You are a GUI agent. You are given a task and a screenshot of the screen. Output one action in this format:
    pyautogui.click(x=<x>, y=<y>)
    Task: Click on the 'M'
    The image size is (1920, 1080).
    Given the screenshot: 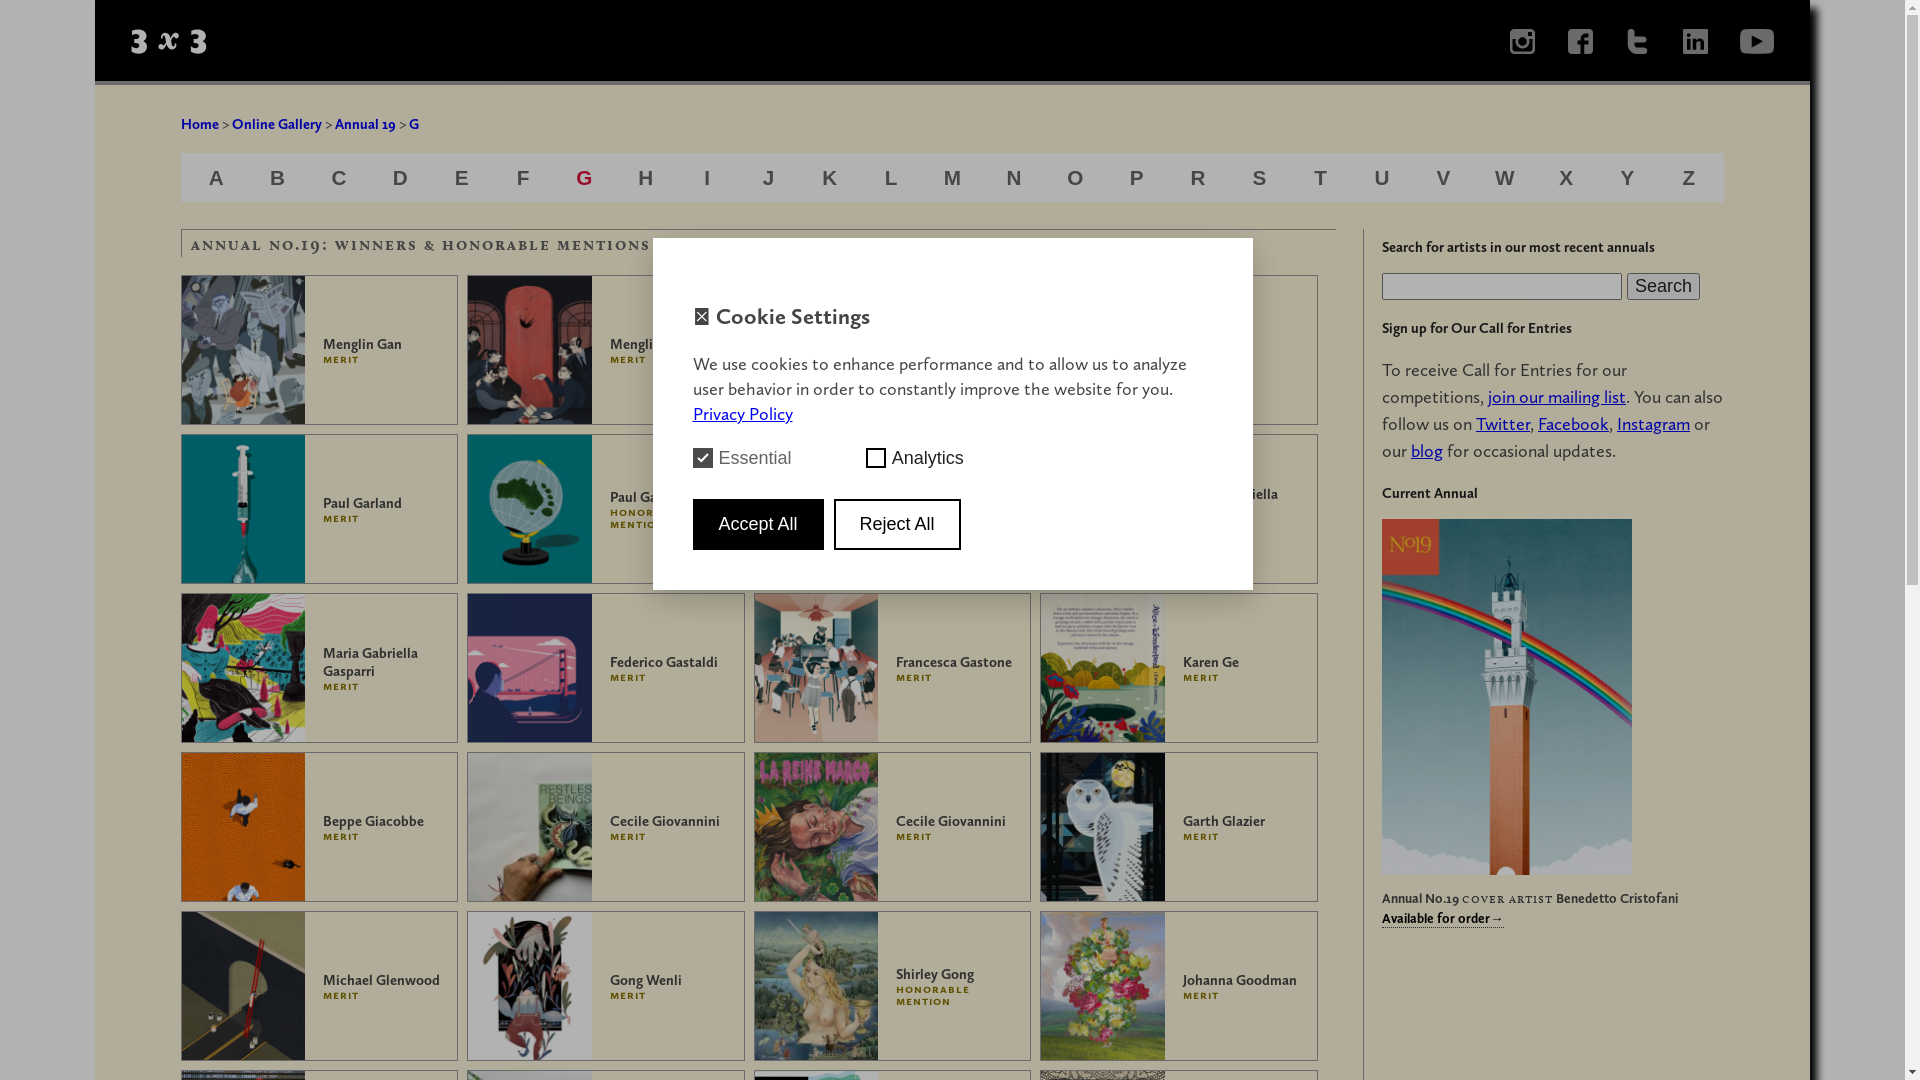 What is the action you would take?
    pyautogui.click(x=943, y=176)
    